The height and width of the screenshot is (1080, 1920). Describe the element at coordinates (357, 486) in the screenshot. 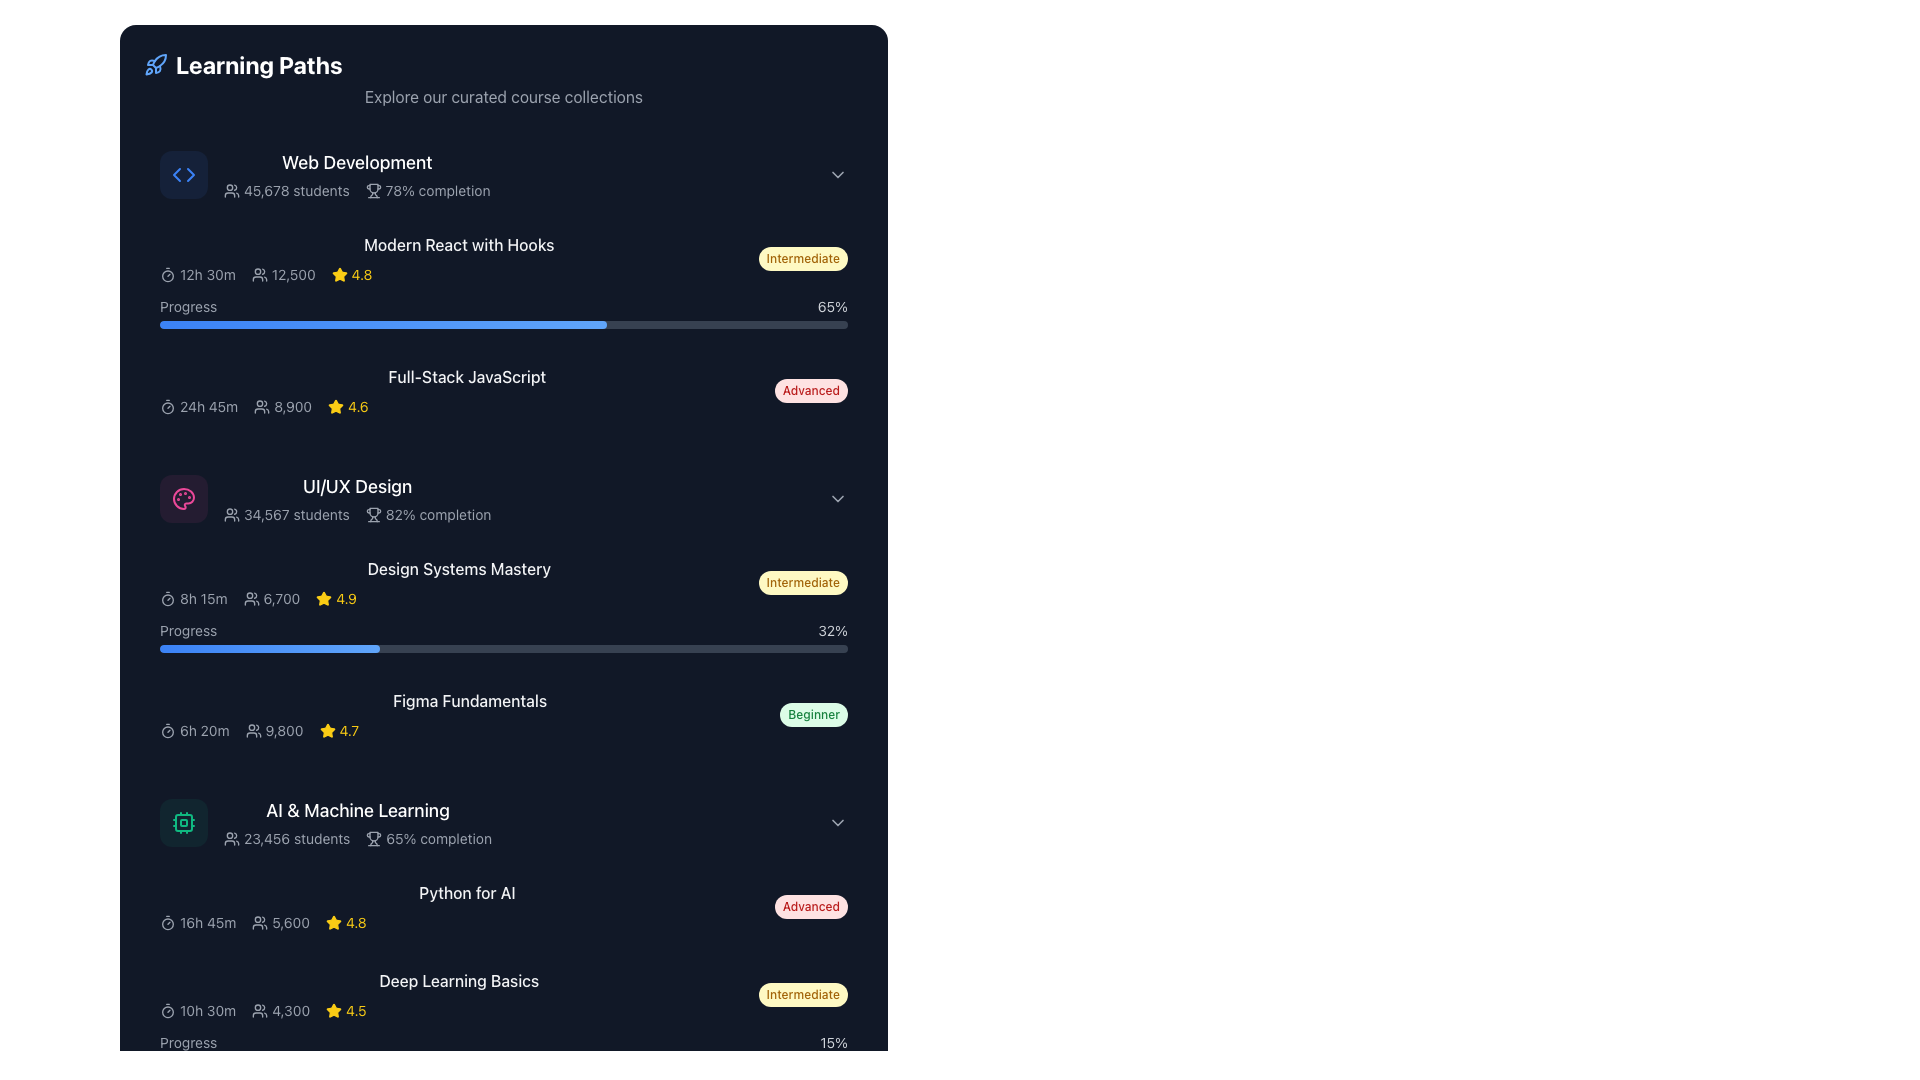

I see `course title from the text label located in the third row of the course listing under the 'Learning Paths' section, which serves as the main title of the 'UI/UX Design' course` at that location.